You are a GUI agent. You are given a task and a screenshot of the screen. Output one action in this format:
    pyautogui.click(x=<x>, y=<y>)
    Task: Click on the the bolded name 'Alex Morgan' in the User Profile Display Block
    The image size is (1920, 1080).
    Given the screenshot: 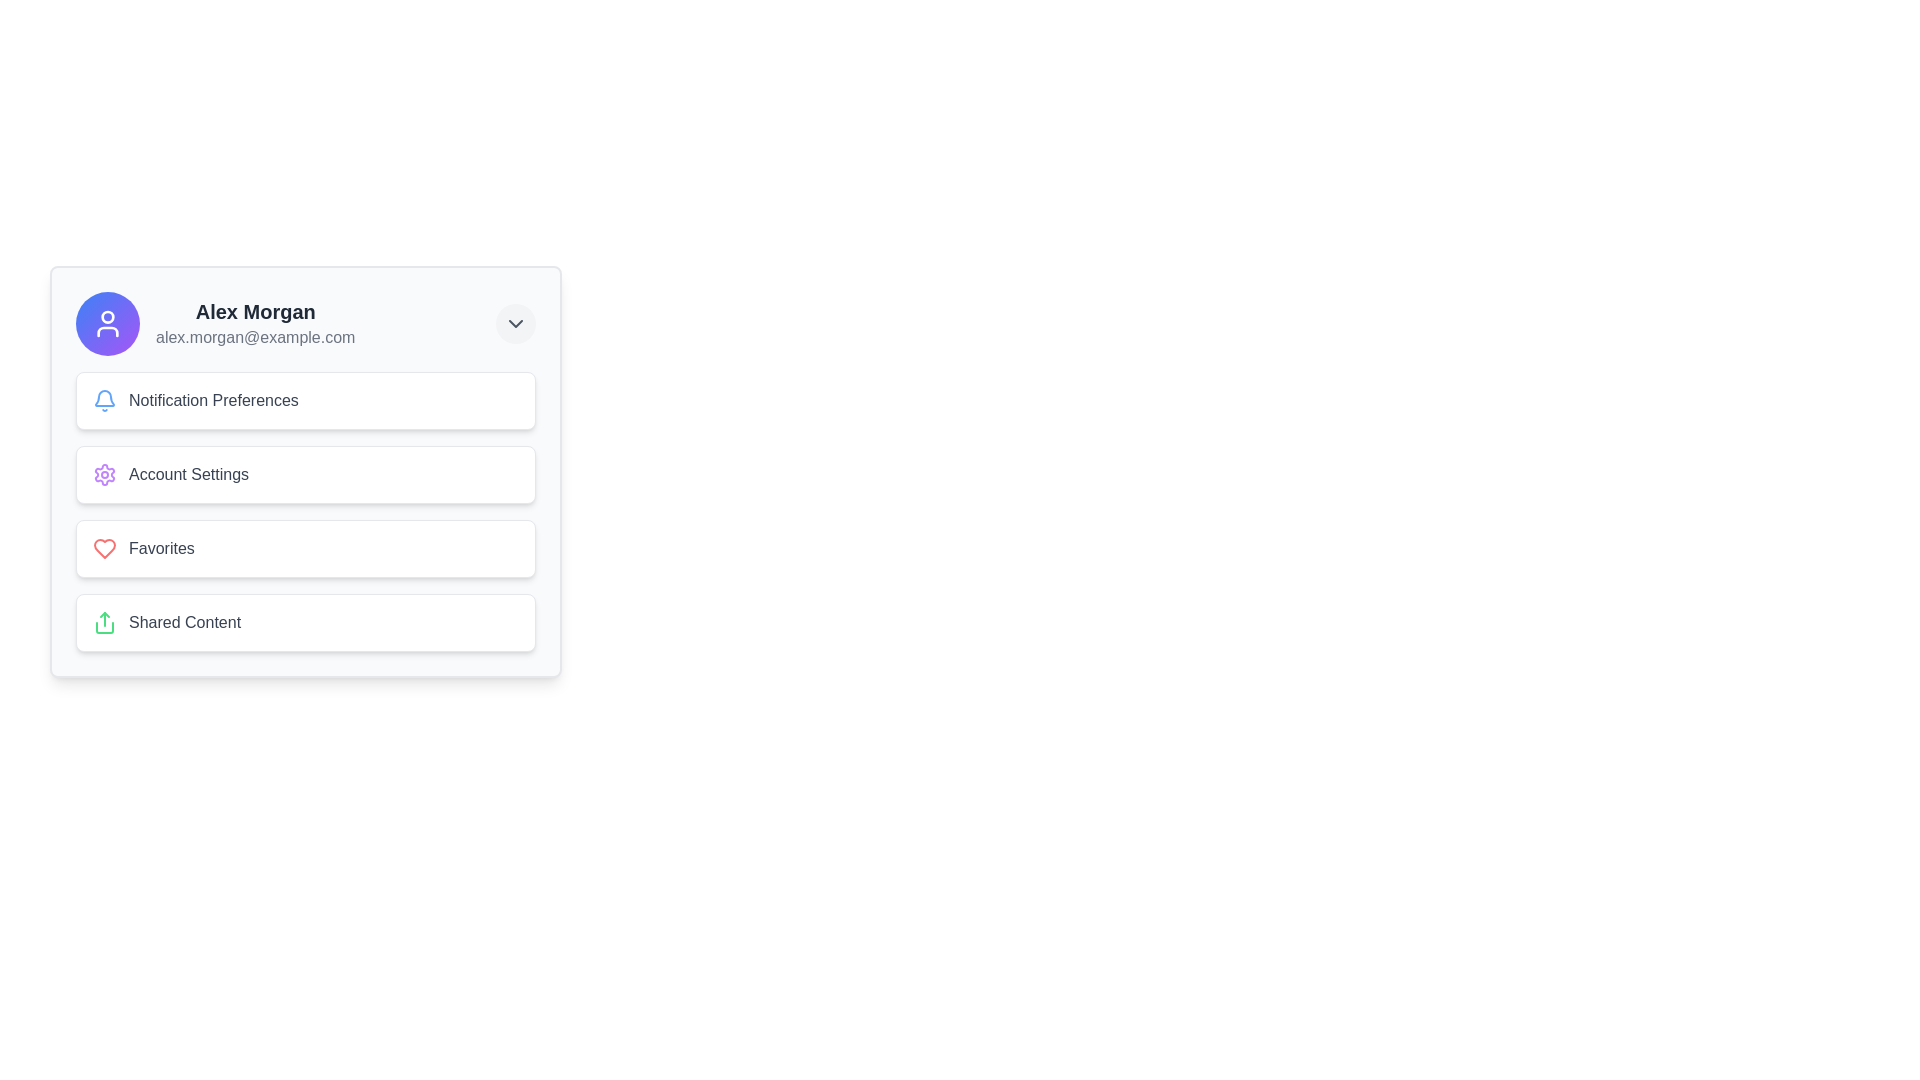 What is the action you would take?
    pyautogui.click(x=215, y=323)
    